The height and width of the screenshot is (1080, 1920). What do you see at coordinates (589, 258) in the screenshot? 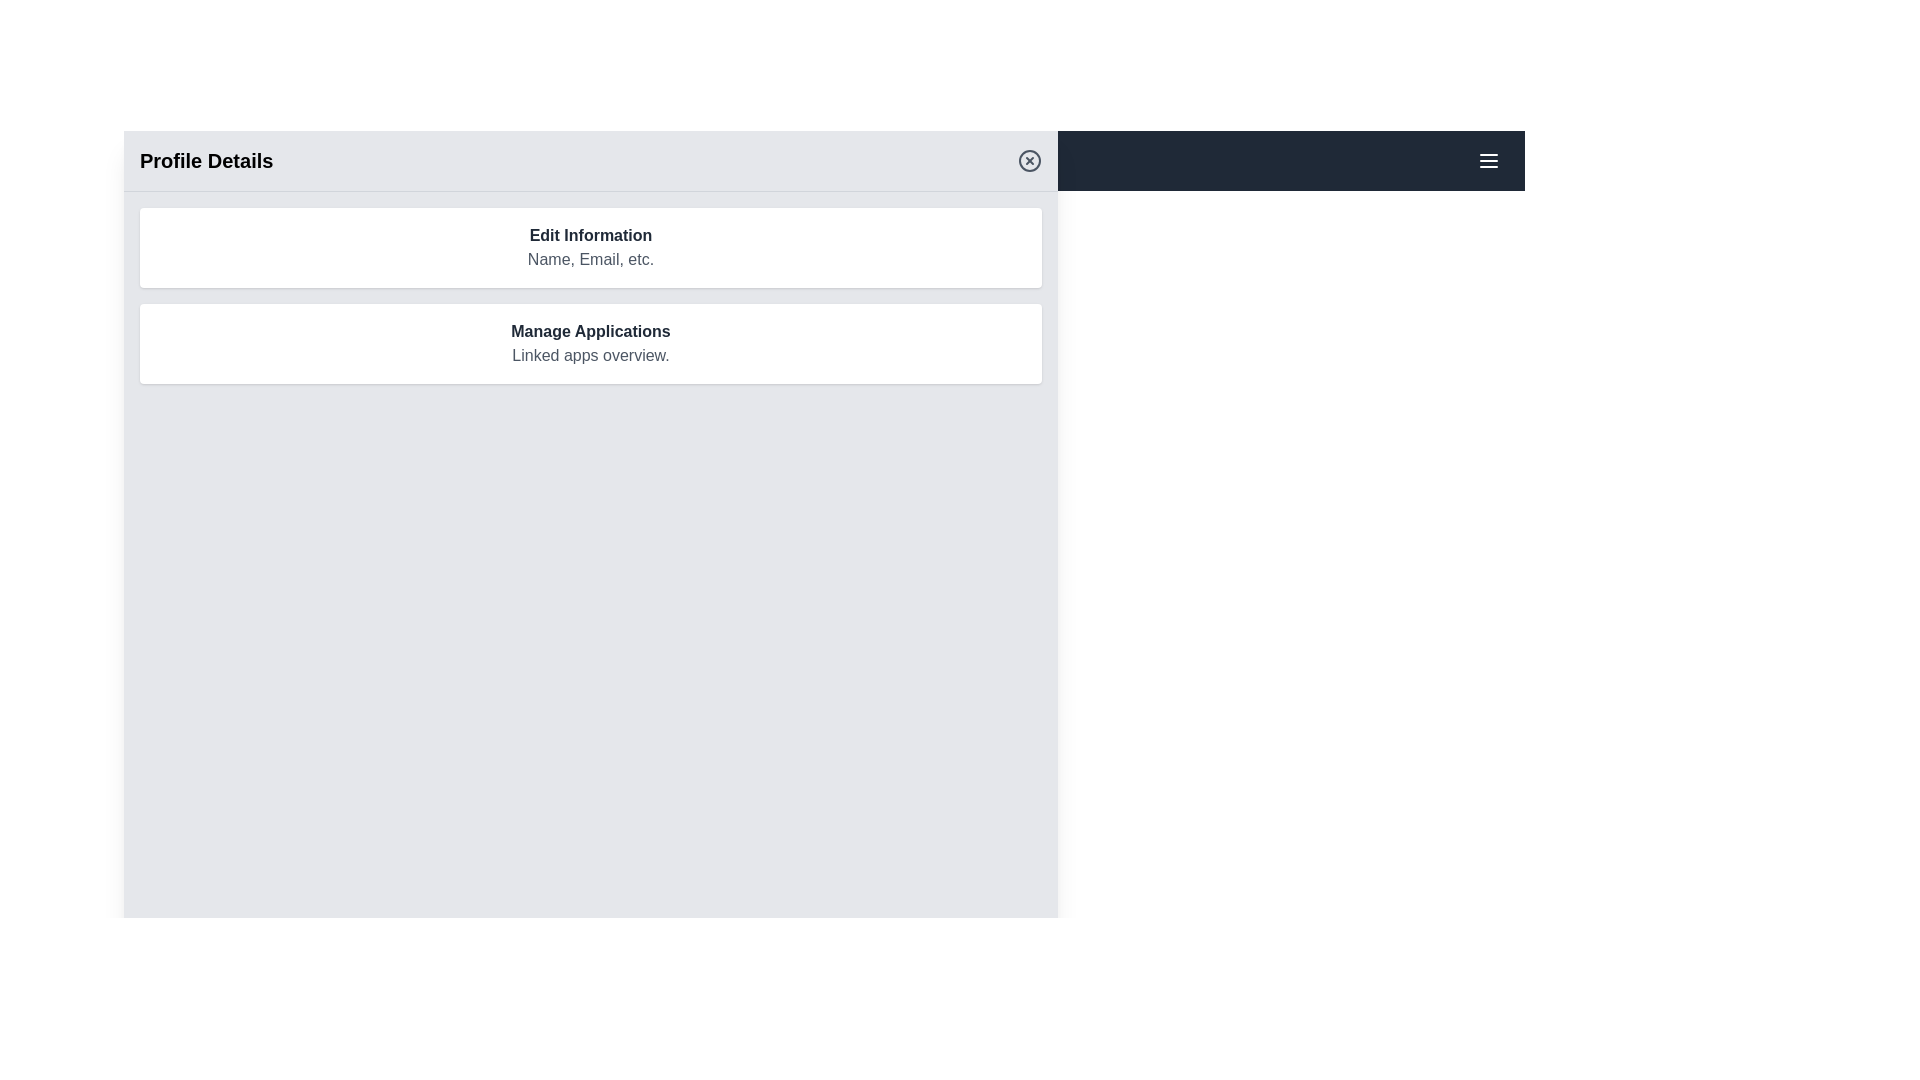
I see `the text element displaying 'Name, Email, etc.' in dim gray shade, located beneath the heading 'Edit Information'` at bounding box center [589, 258].